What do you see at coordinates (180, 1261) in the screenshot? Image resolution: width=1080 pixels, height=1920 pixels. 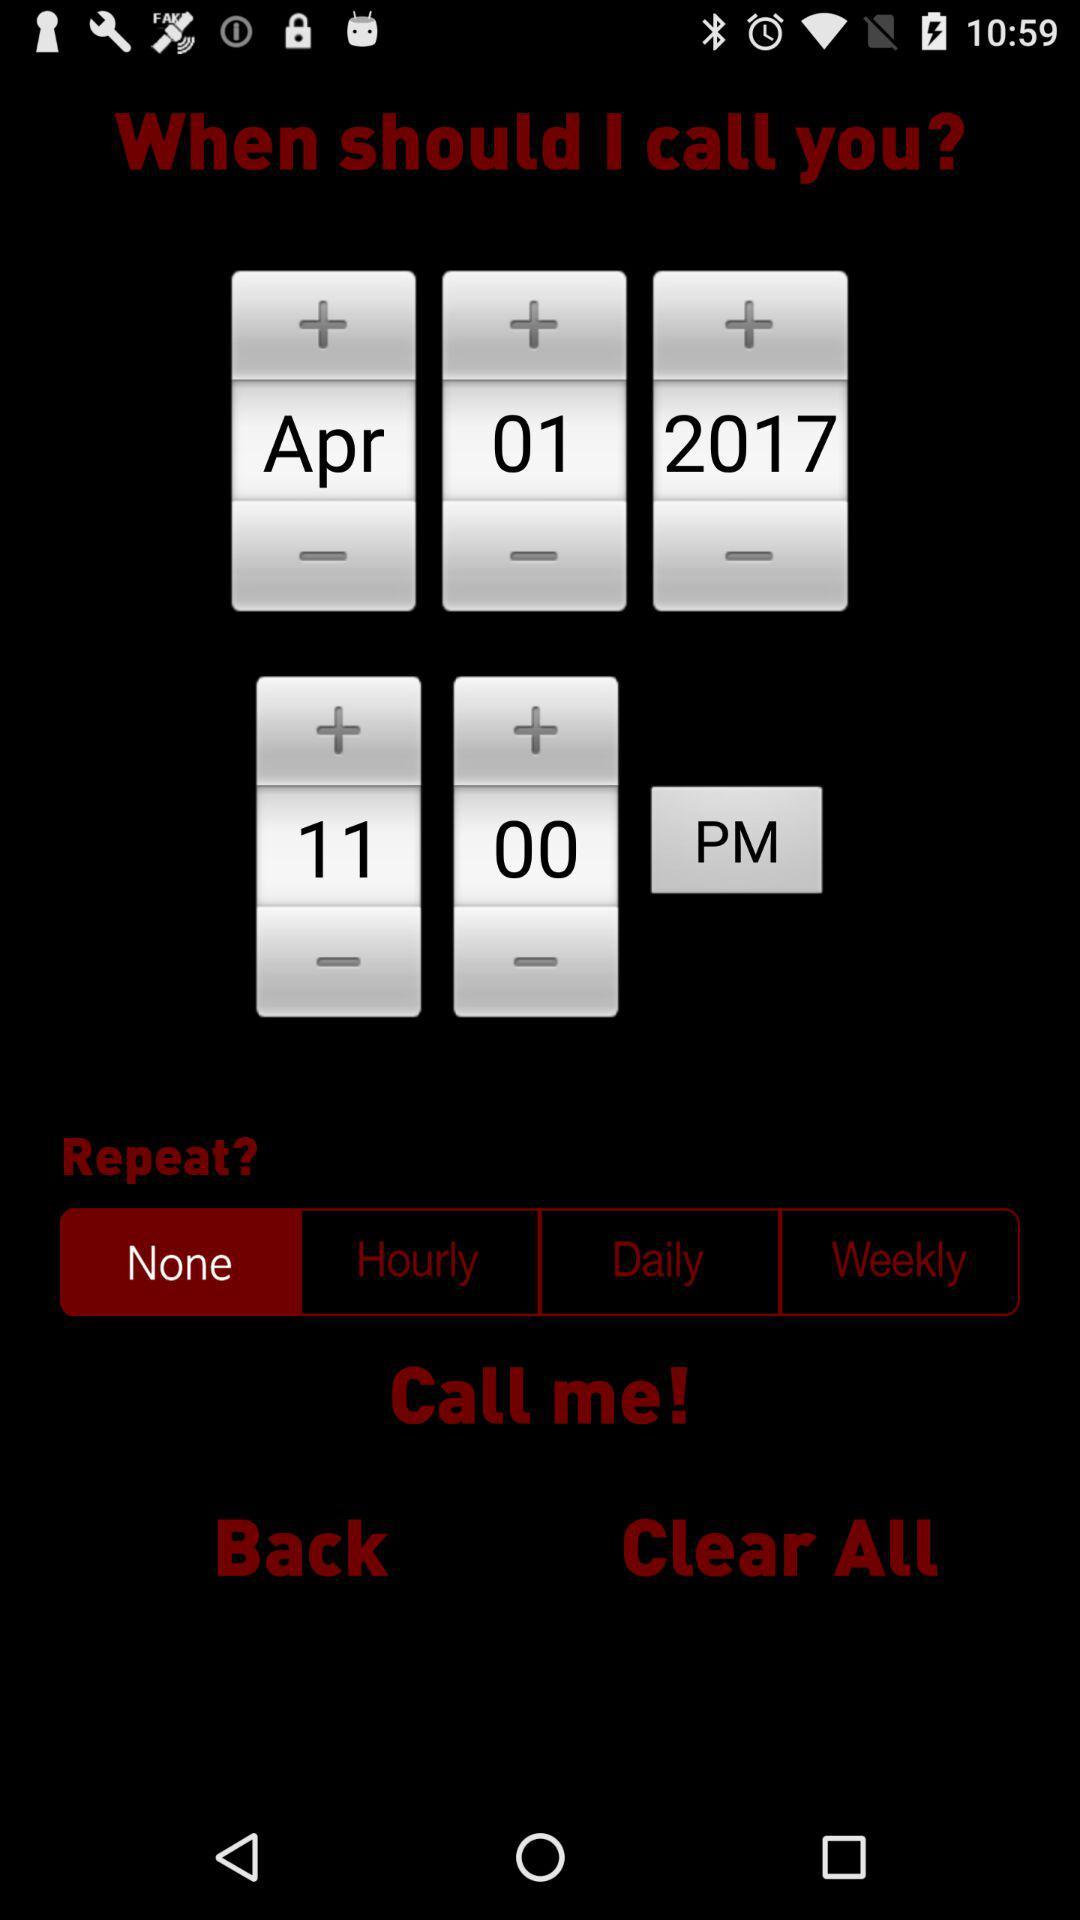 I see `function to select frequency of call none is currently selected` at bounding box center [180, 1261].